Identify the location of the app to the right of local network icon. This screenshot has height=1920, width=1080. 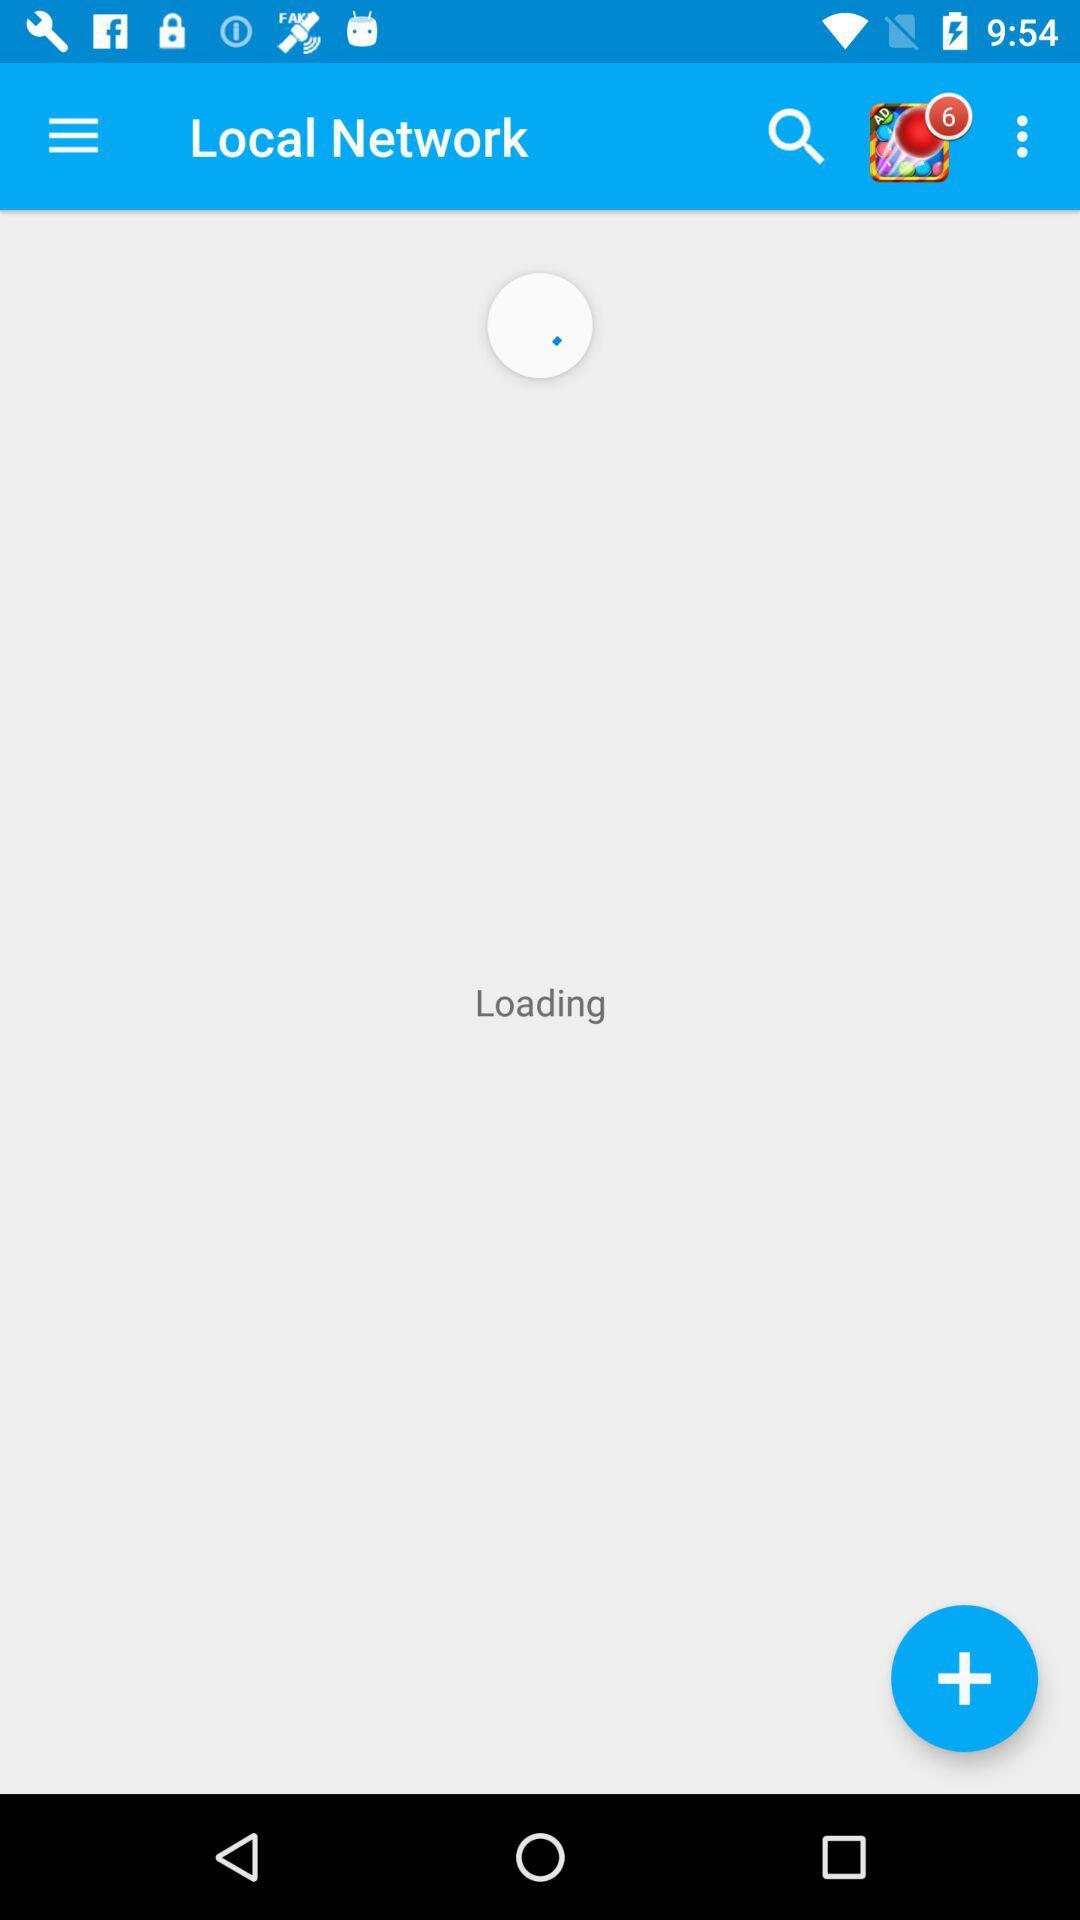
(795, 135).